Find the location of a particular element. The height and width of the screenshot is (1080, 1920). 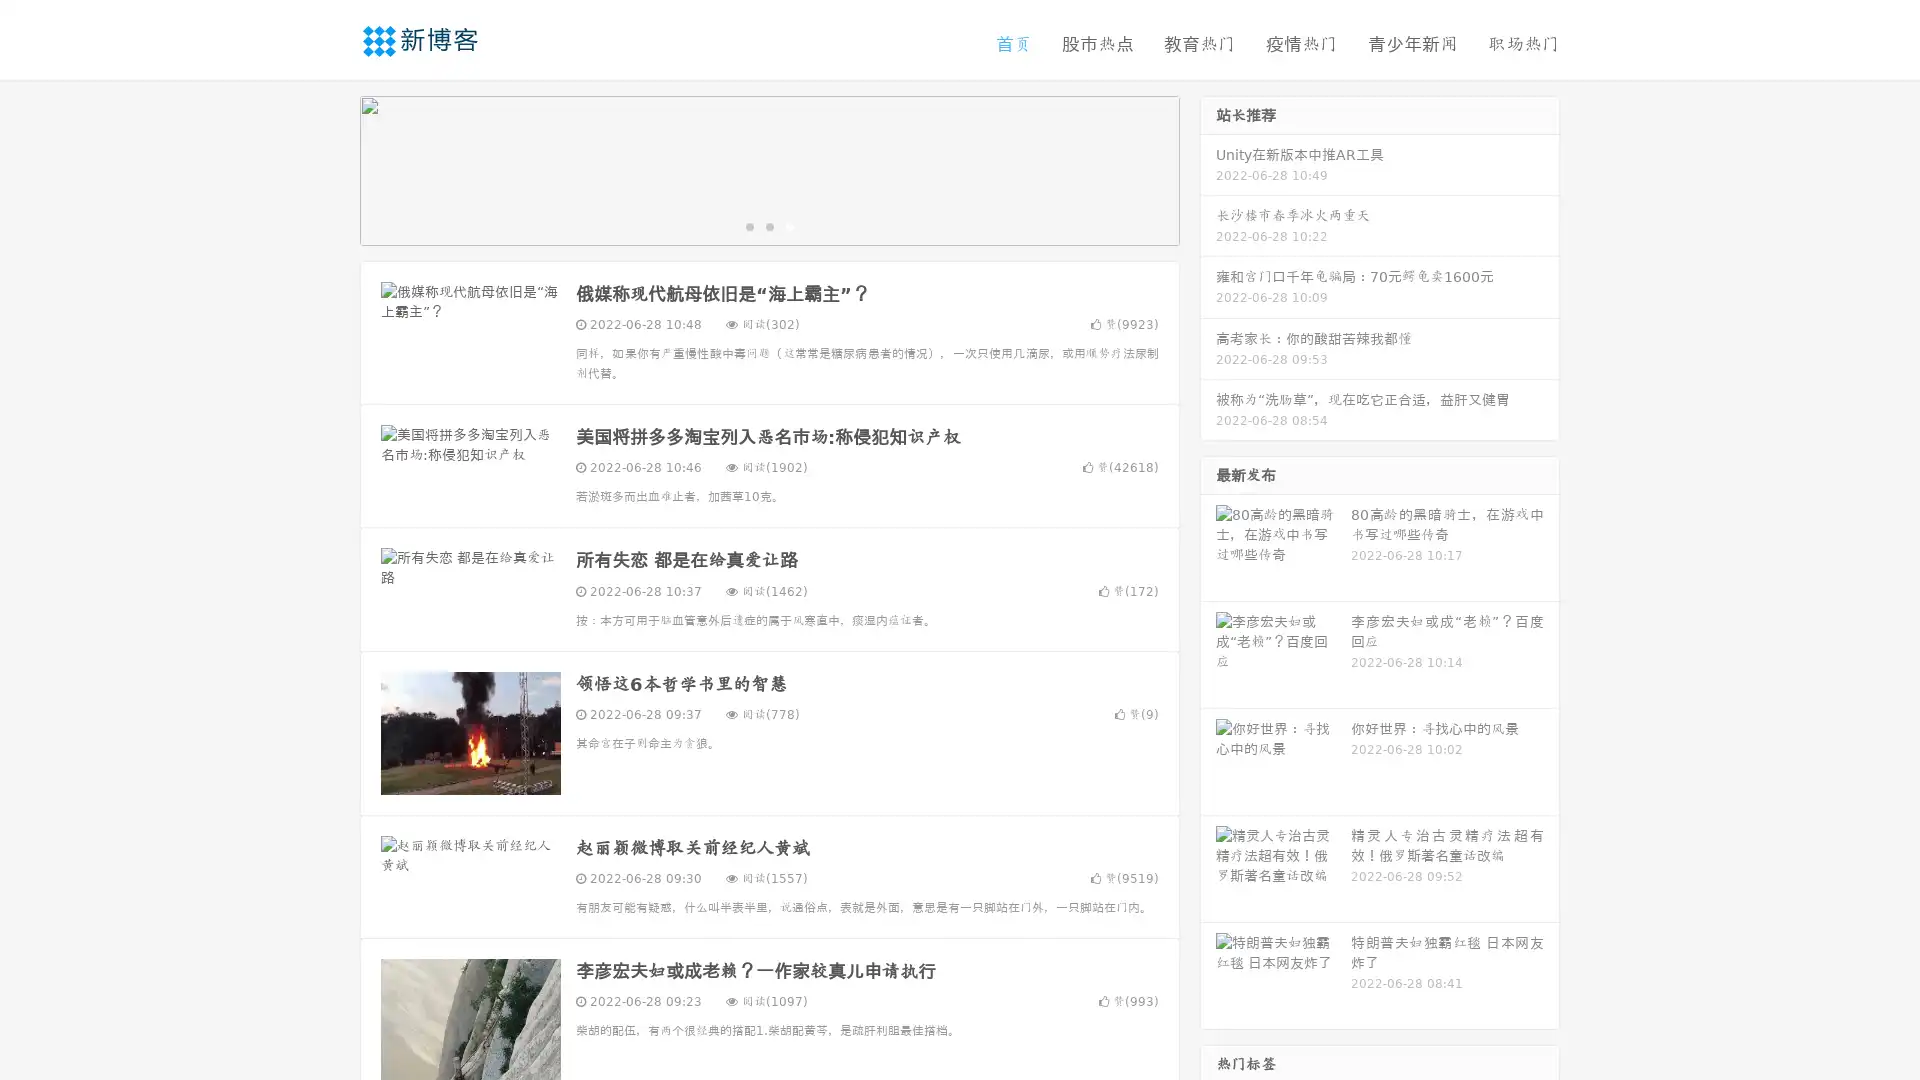

Next slide is located at coordinates (1208, 168).